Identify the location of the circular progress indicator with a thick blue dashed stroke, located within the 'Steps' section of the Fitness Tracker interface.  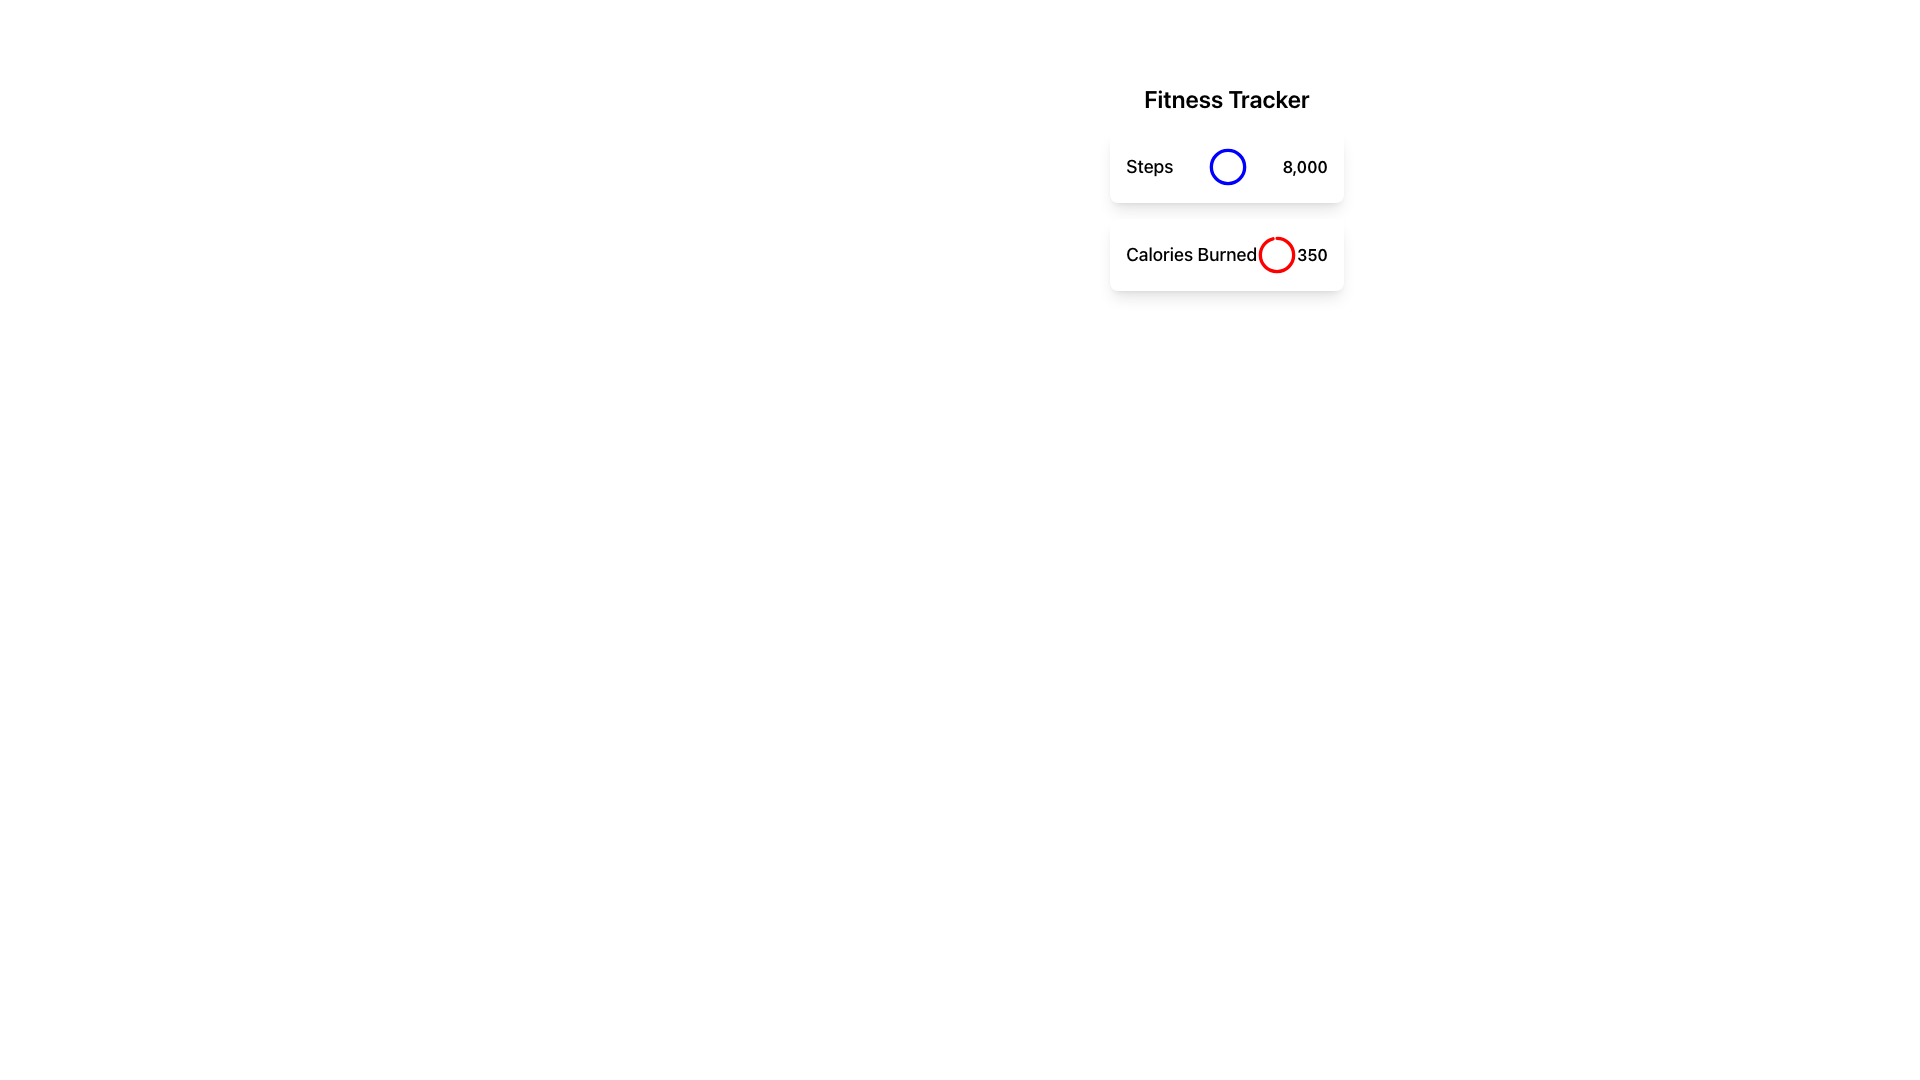
(1227, 165).